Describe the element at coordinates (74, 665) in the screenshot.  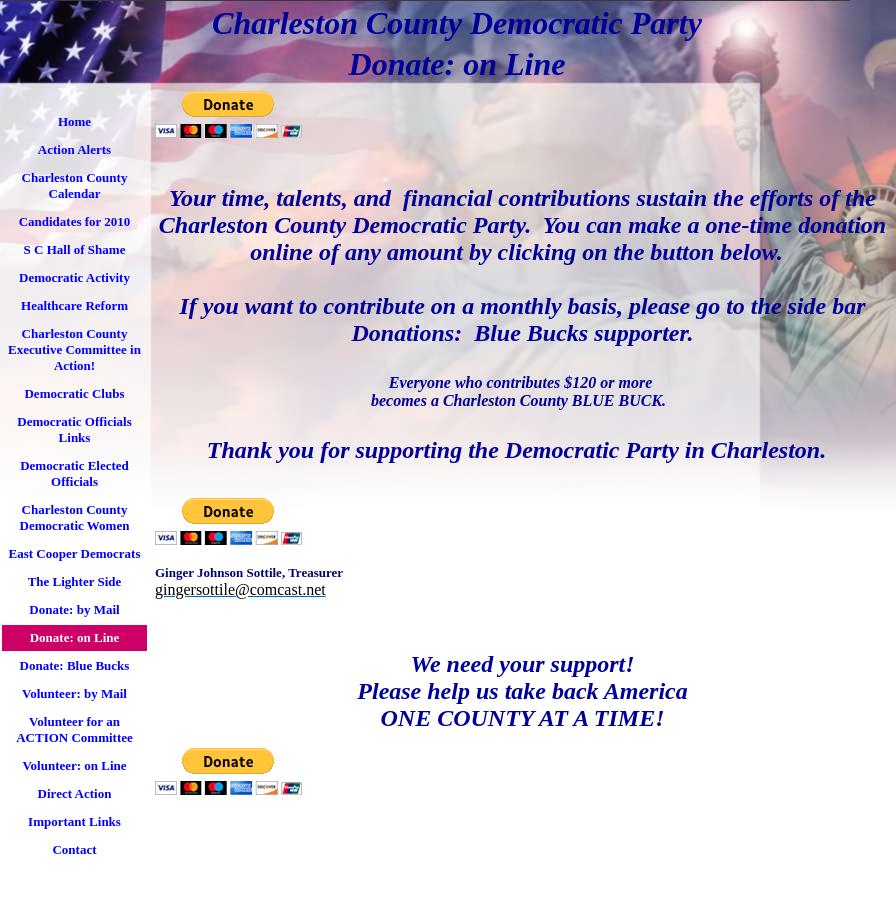
I see `'Donate:  Blue Bucks'` at that location.